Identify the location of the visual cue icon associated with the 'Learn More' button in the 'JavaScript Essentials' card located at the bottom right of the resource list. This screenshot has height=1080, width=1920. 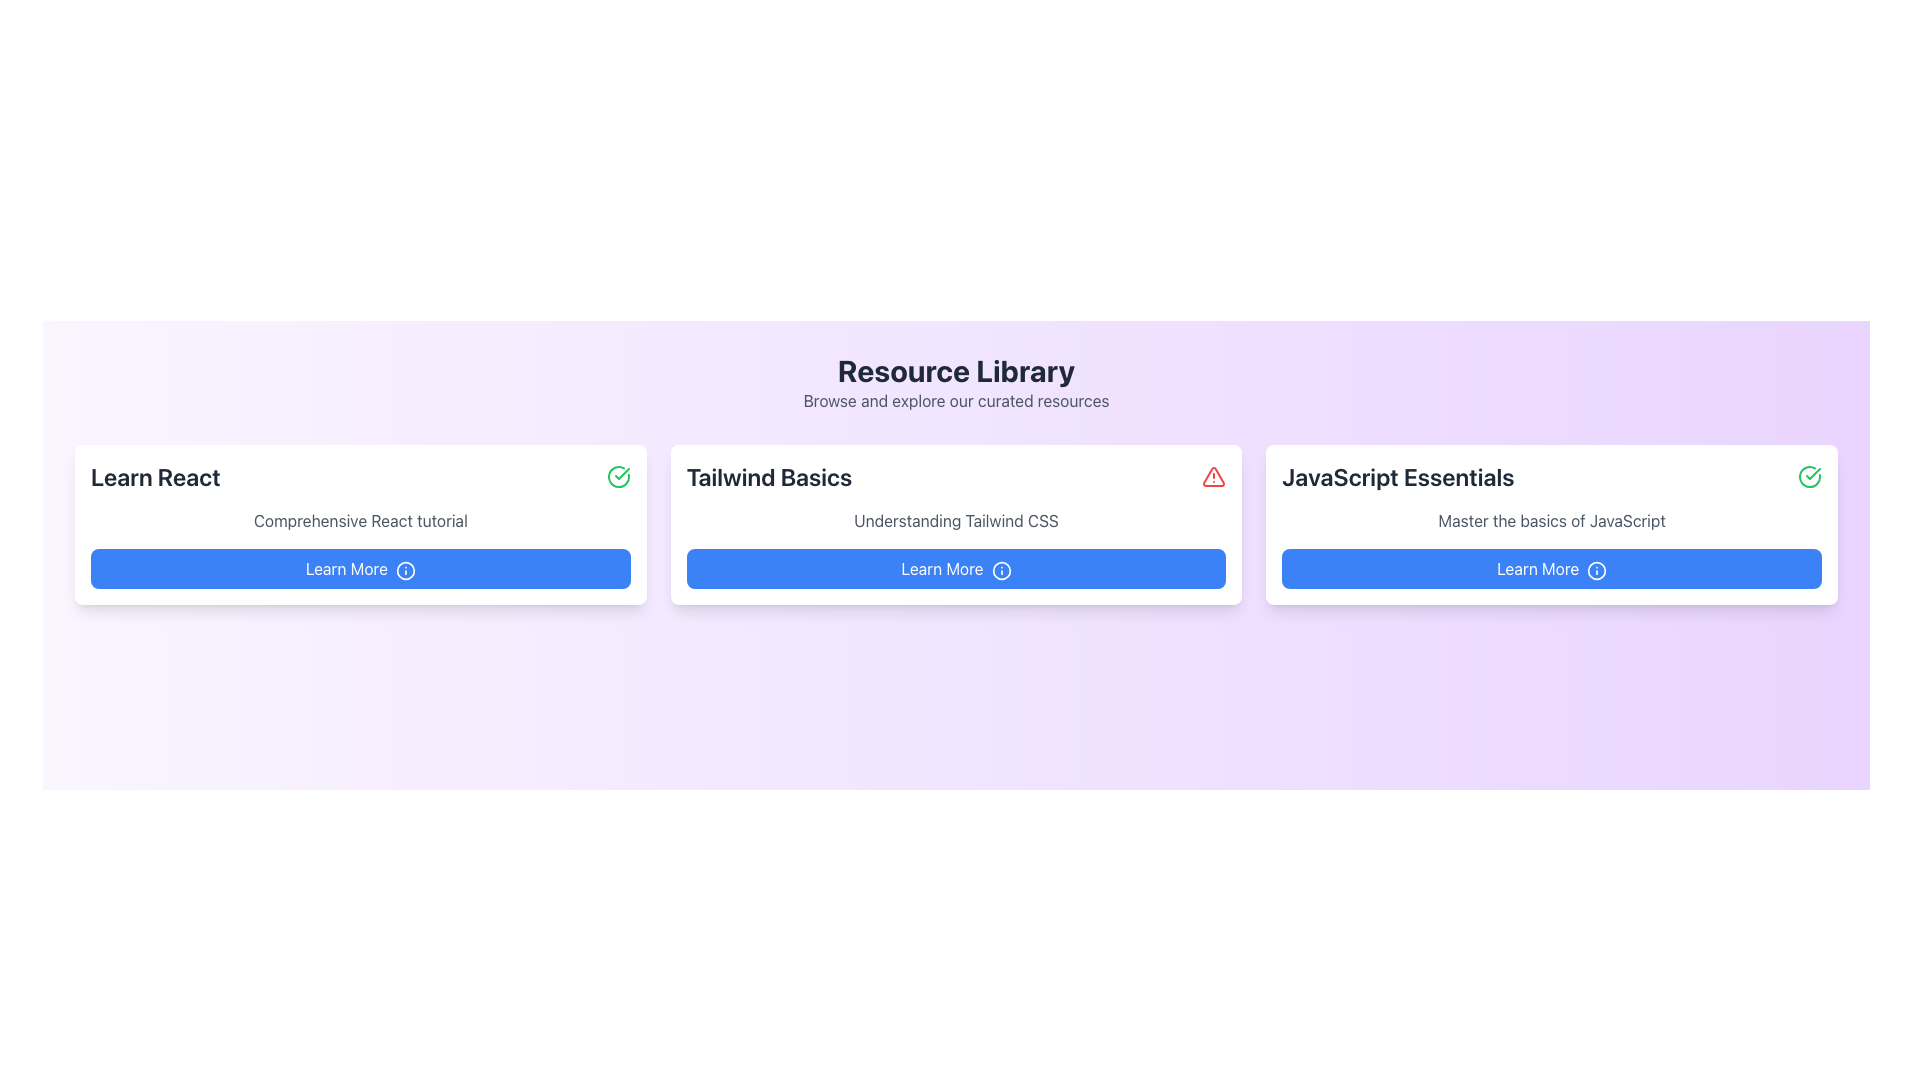
(1596, 570).